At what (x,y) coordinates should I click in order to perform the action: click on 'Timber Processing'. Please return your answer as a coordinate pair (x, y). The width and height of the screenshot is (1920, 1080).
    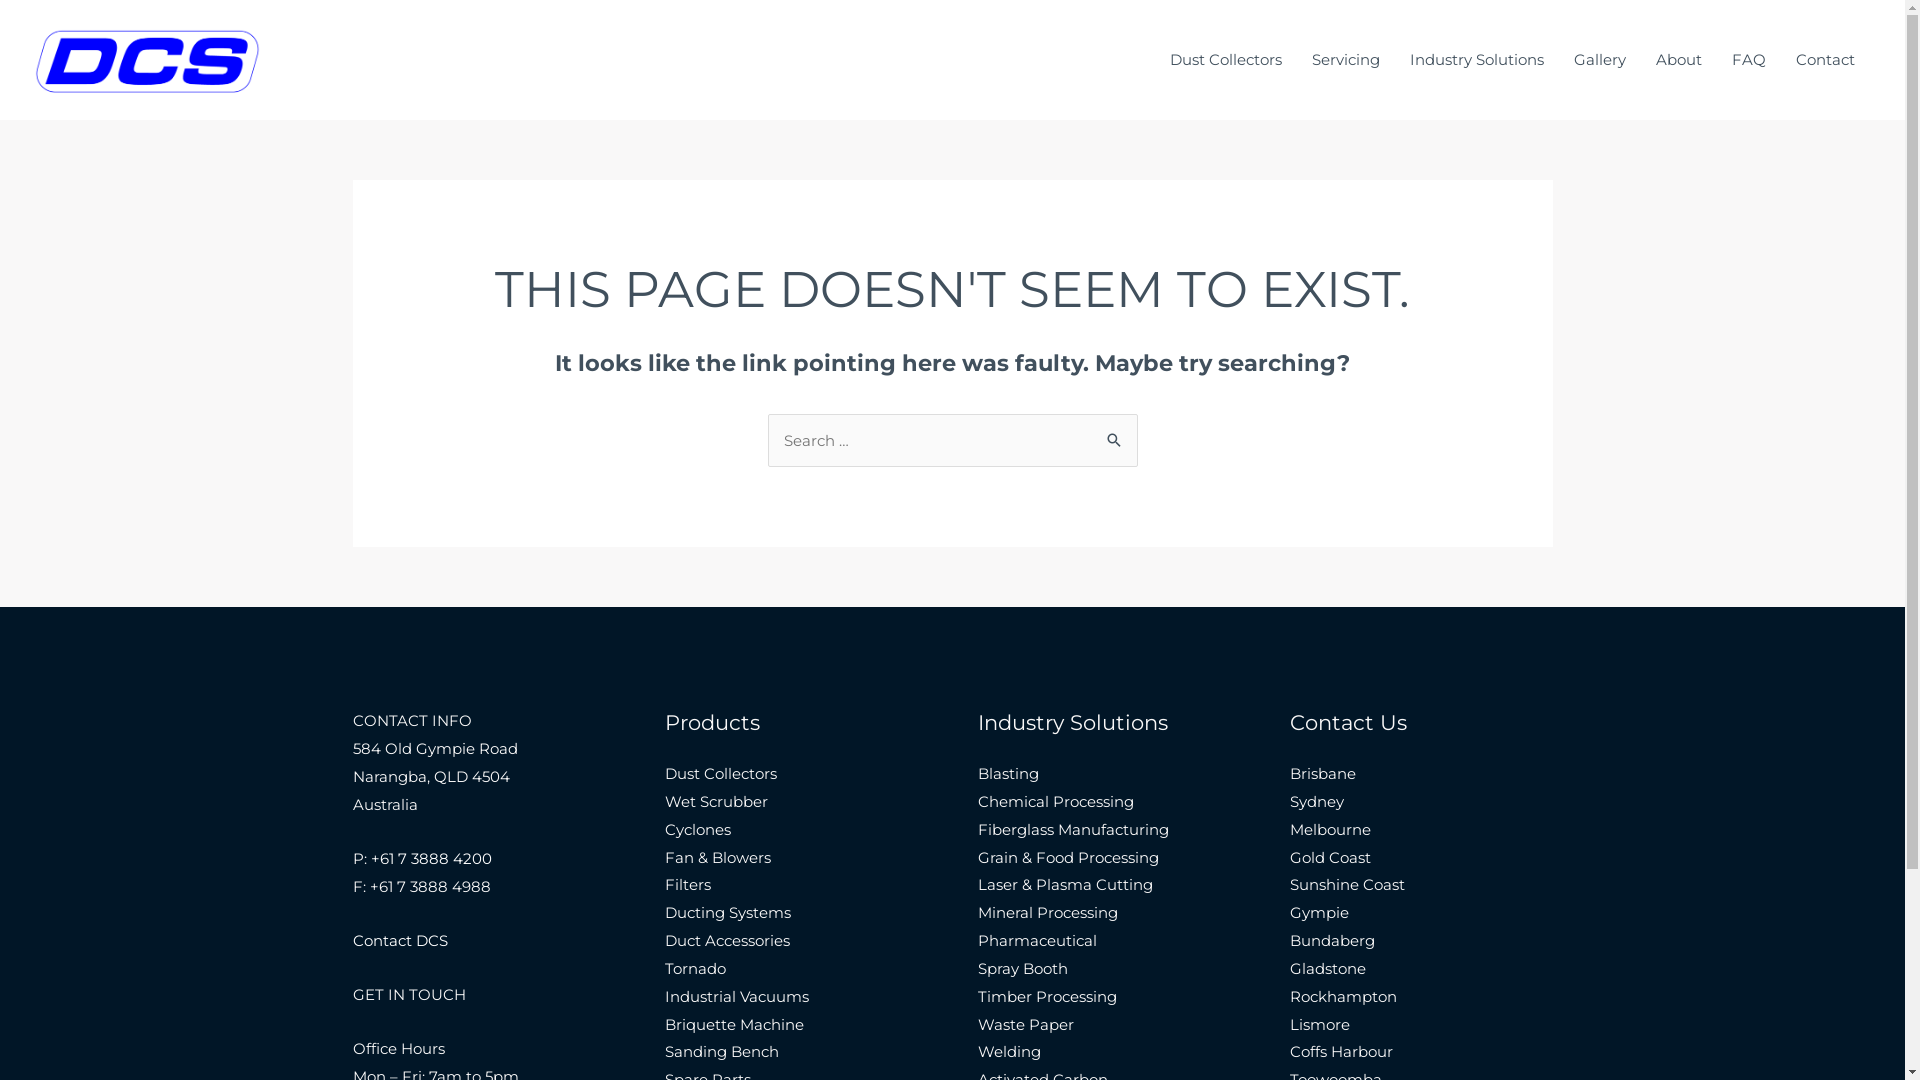
    Looking at the image, I should click on (1046, 996).